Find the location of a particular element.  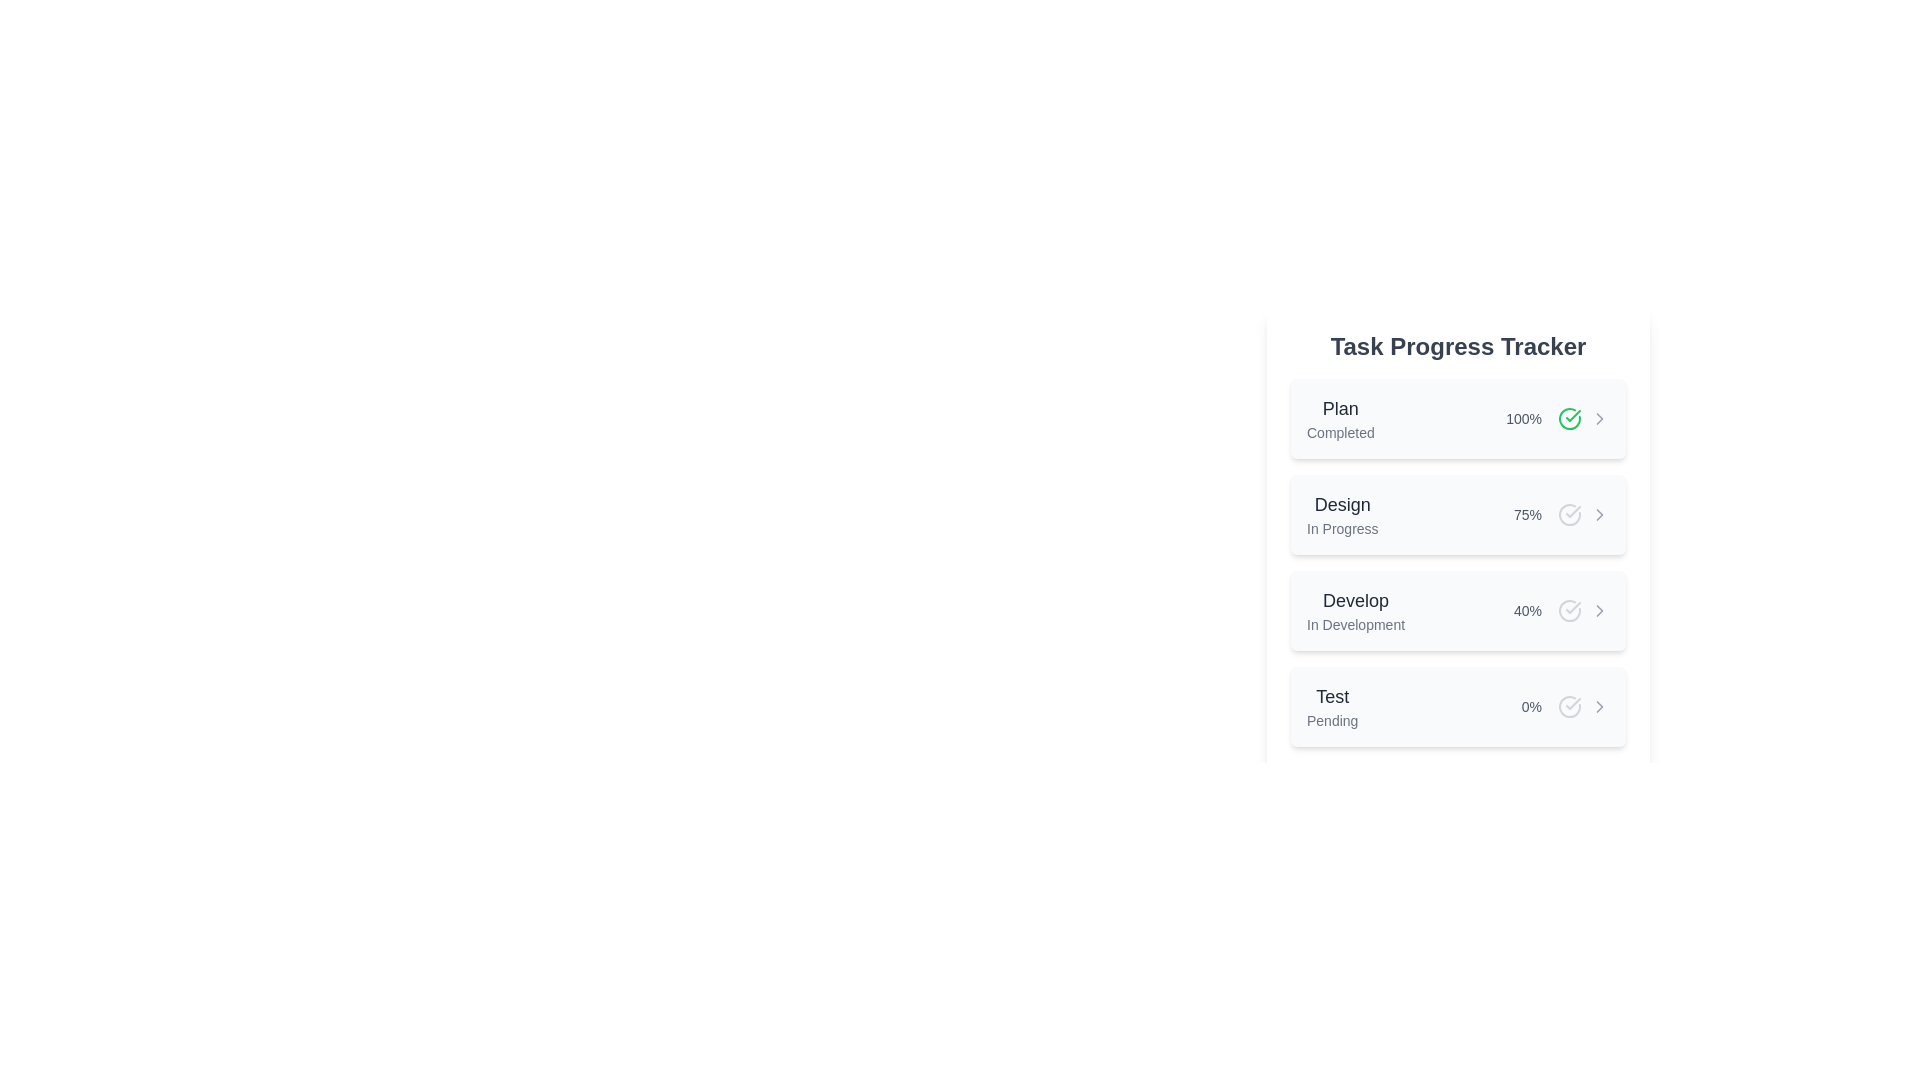

text label which displays 'Develop' in bold and 'In Development' in a smaller font, located in the third row of the vertical list under 'Task Progress Tracker' is located at coordinates (1356, 609).